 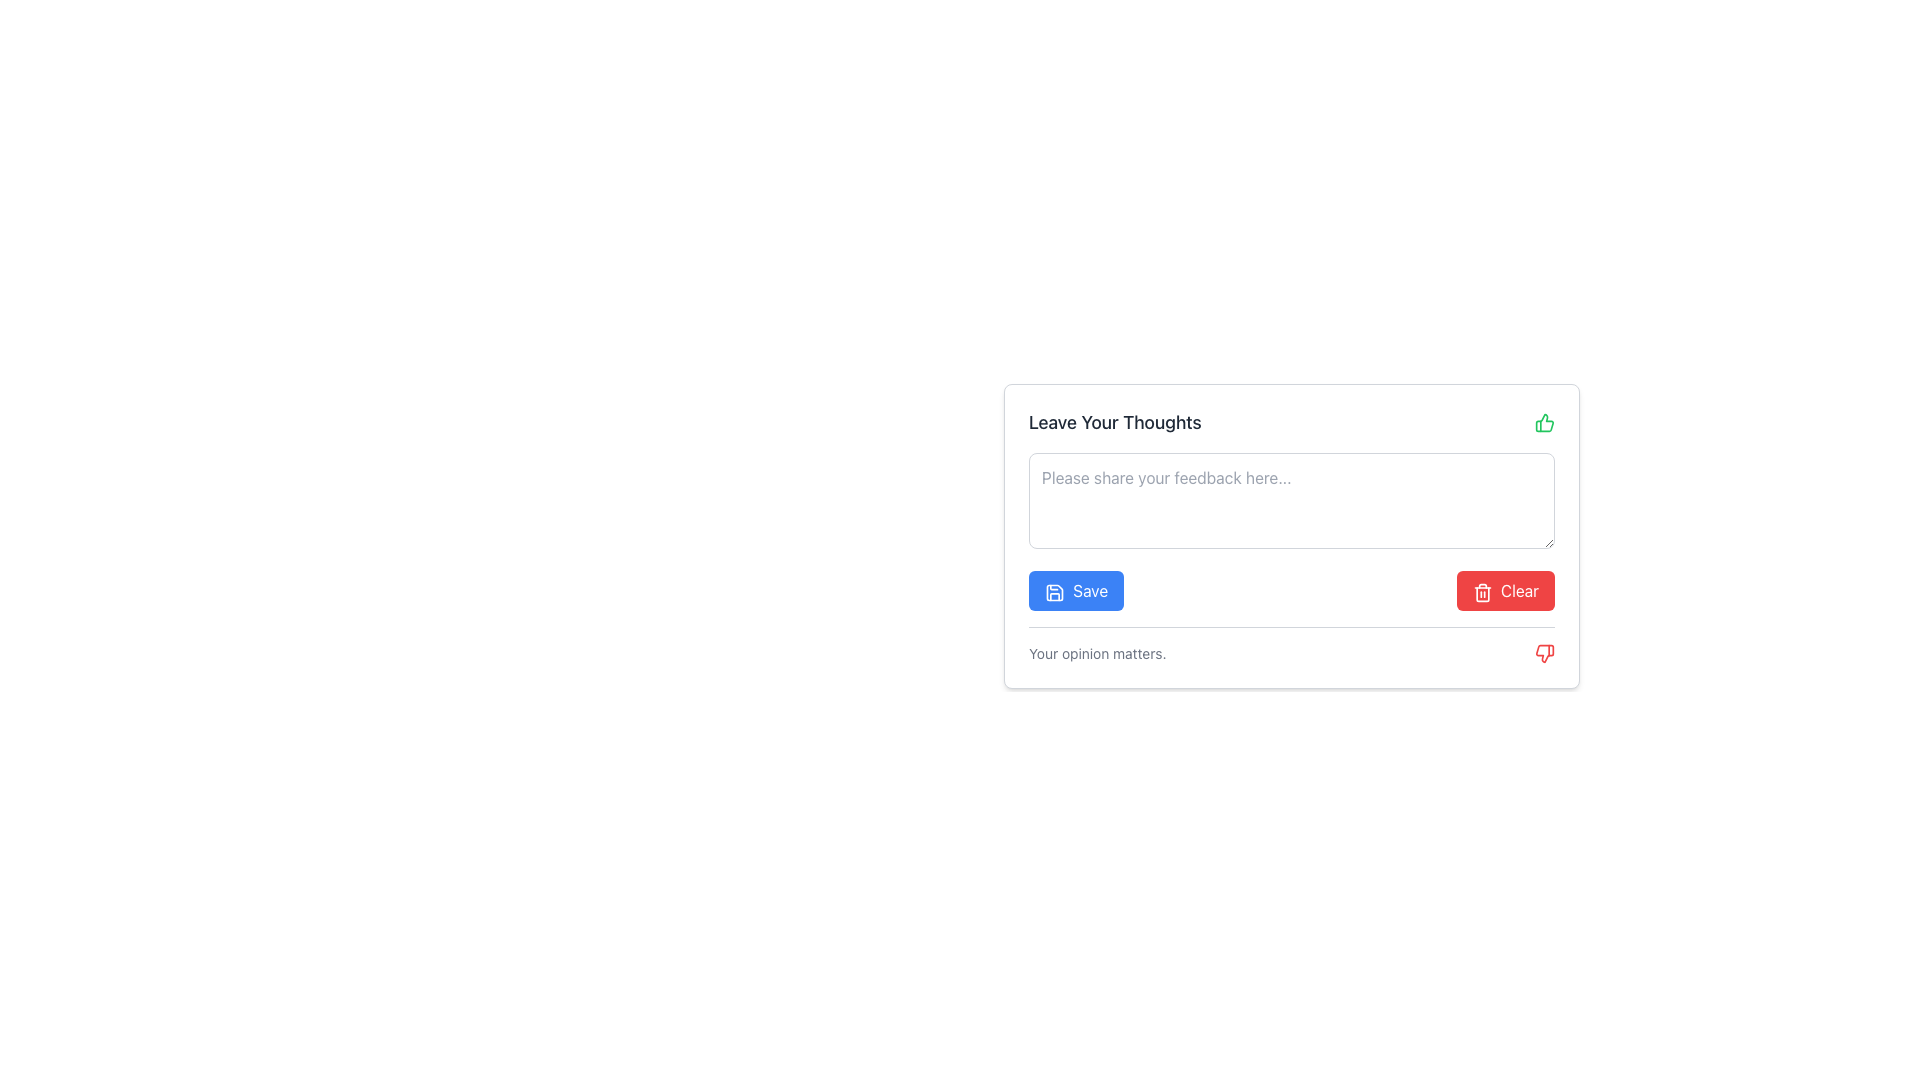 I want to click on the approval icon located to the far-right of the title text 'Leave Your Thoughts' to provide positive feedback, so click(x=1544, y=422).